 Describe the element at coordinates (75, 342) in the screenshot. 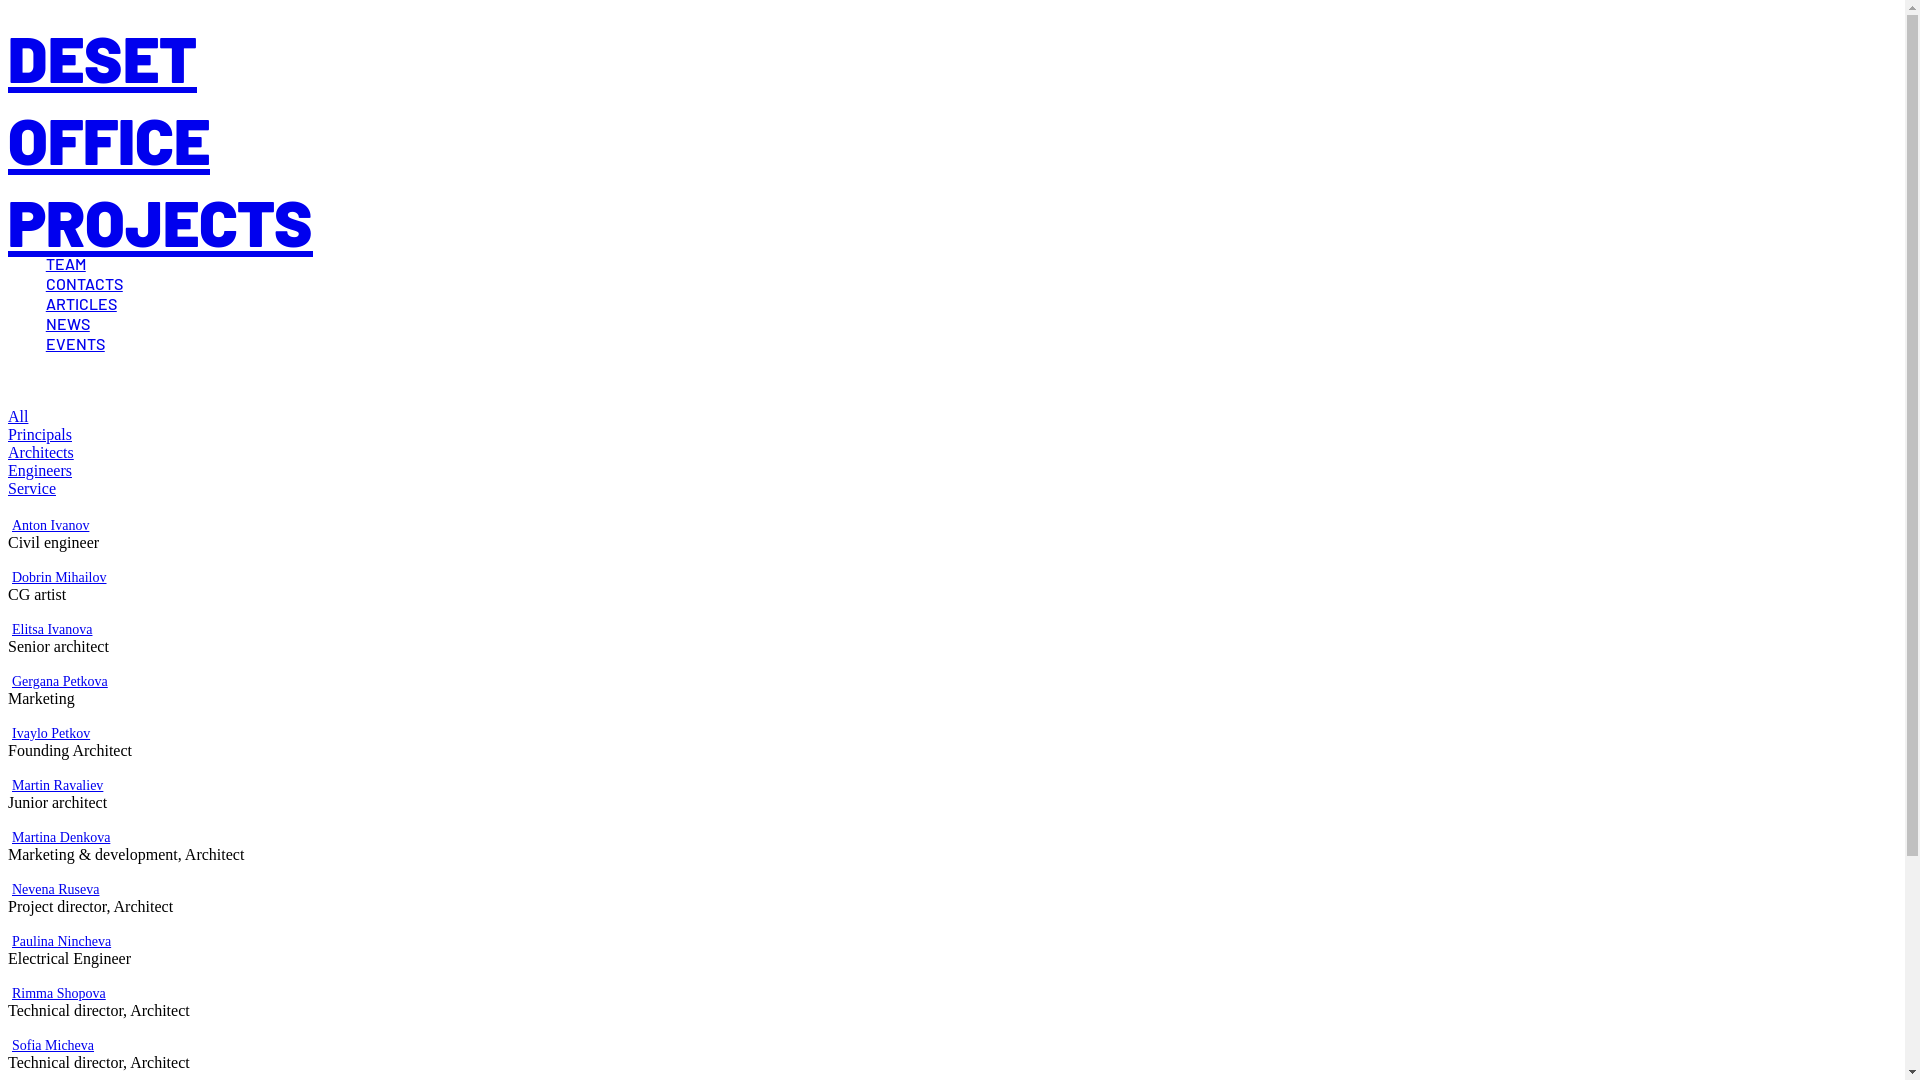

I see `'EVENTS'` at that location.